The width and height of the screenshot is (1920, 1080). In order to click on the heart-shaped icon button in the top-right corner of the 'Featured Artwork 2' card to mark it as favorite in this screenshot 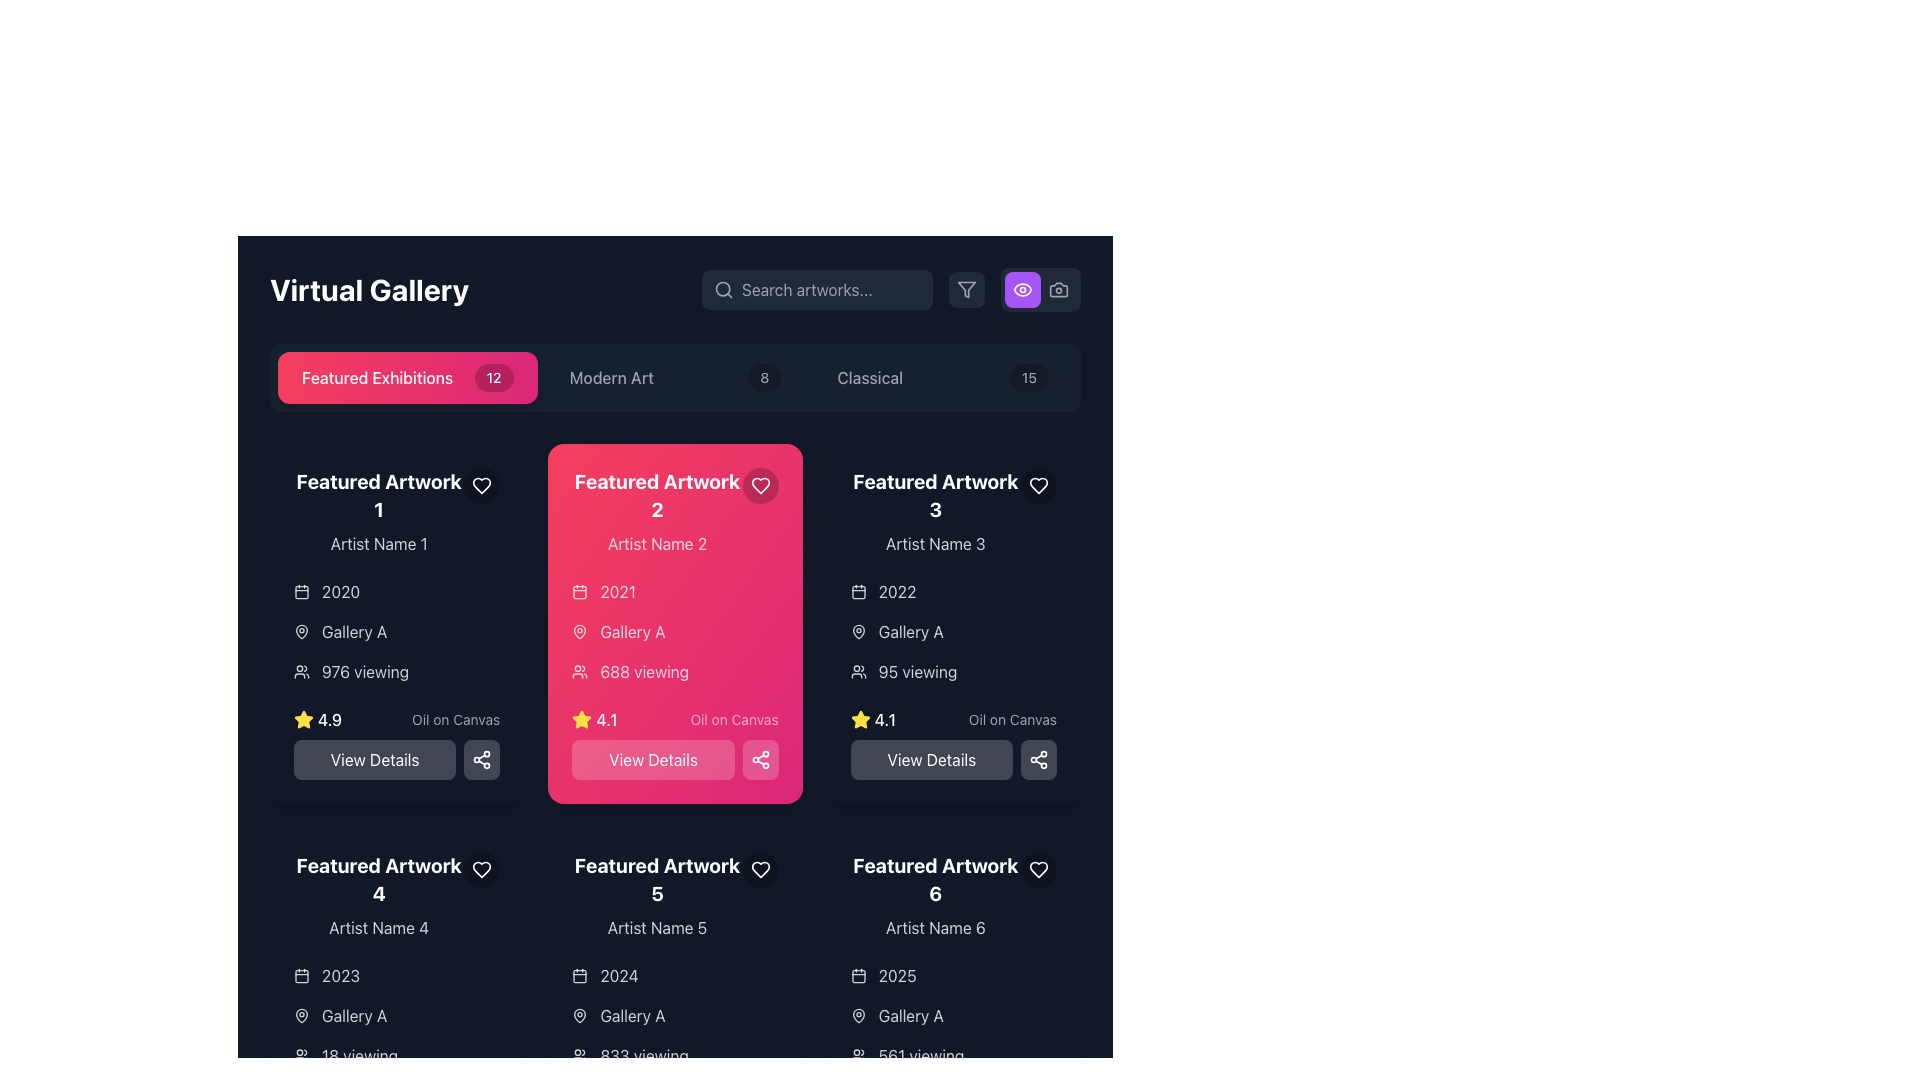, I will do `click(482, 486)`.